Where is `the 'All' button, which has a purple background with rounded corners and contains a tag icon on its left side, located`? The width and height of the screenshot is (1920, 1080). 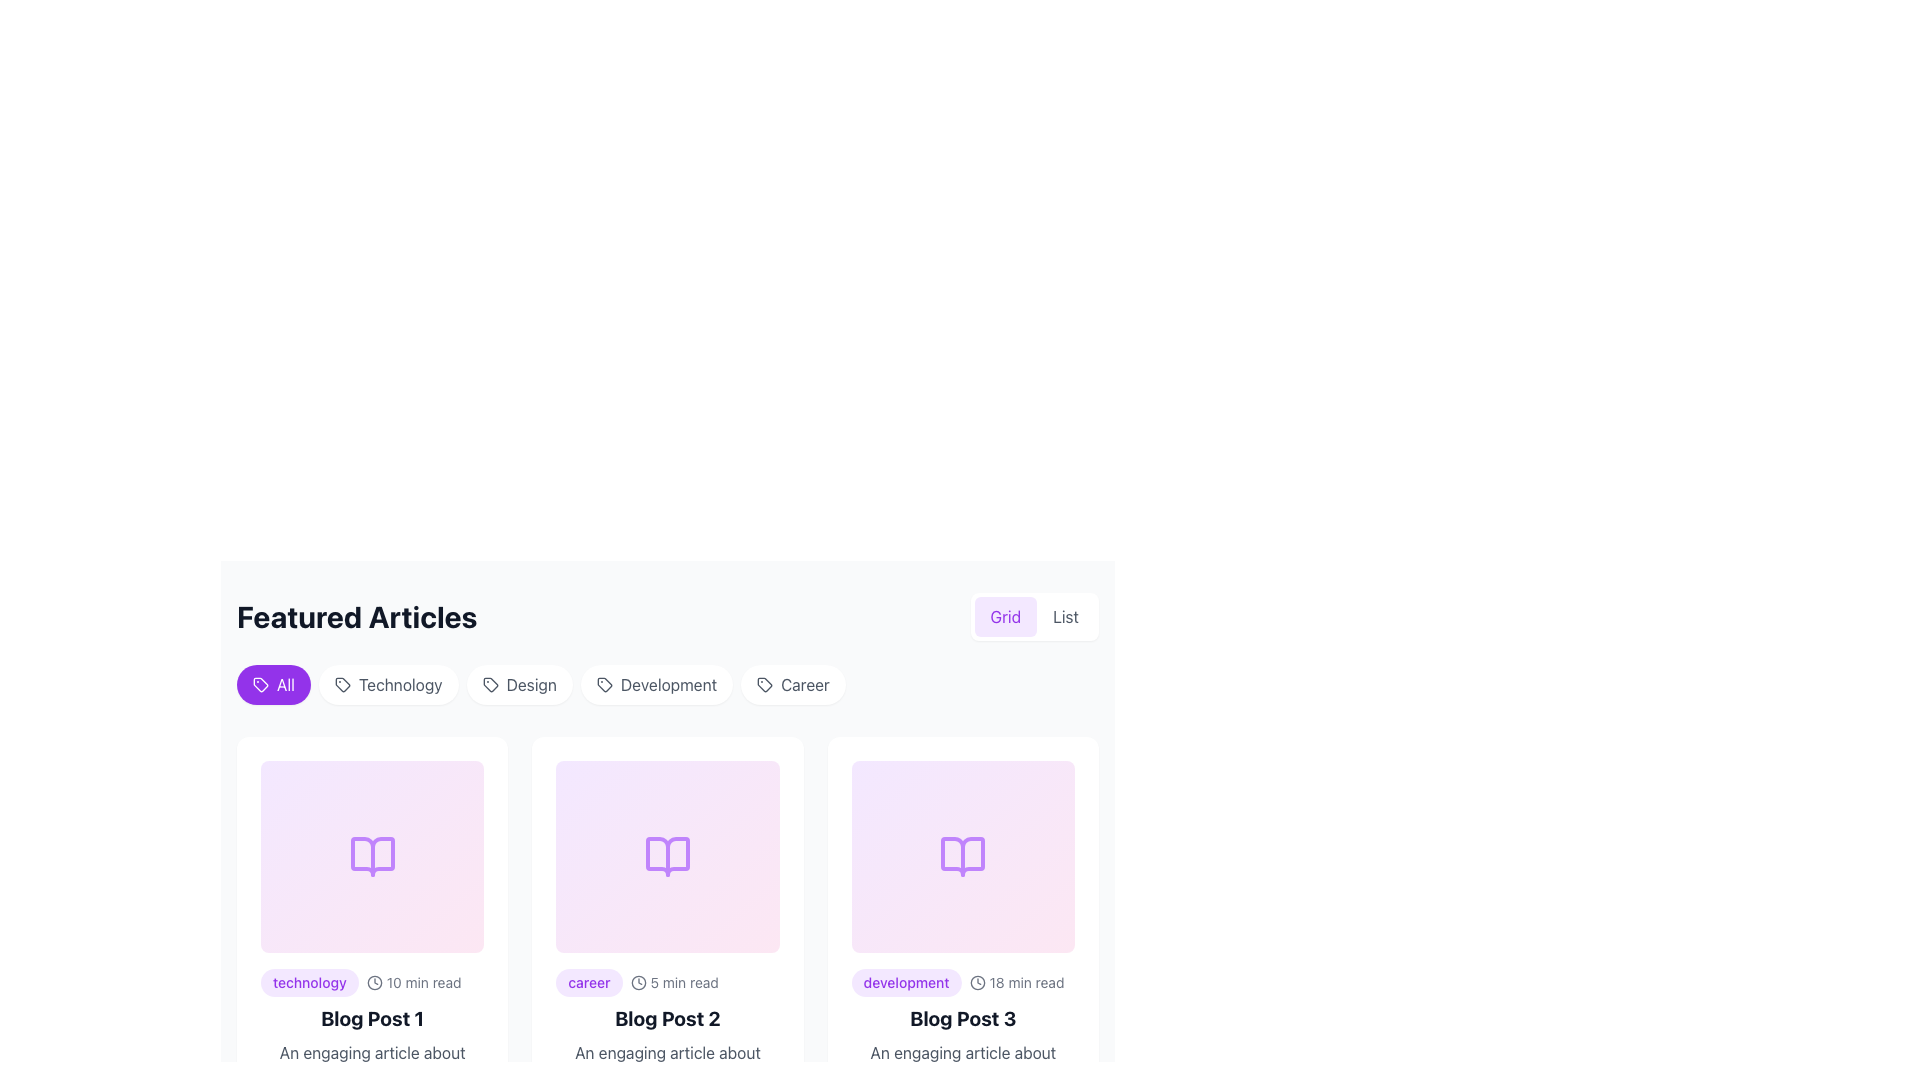 the 'All' button, which has a purple background with rounded corners and contains a tag icon on its left side, located is located at coordinates (259, 684).